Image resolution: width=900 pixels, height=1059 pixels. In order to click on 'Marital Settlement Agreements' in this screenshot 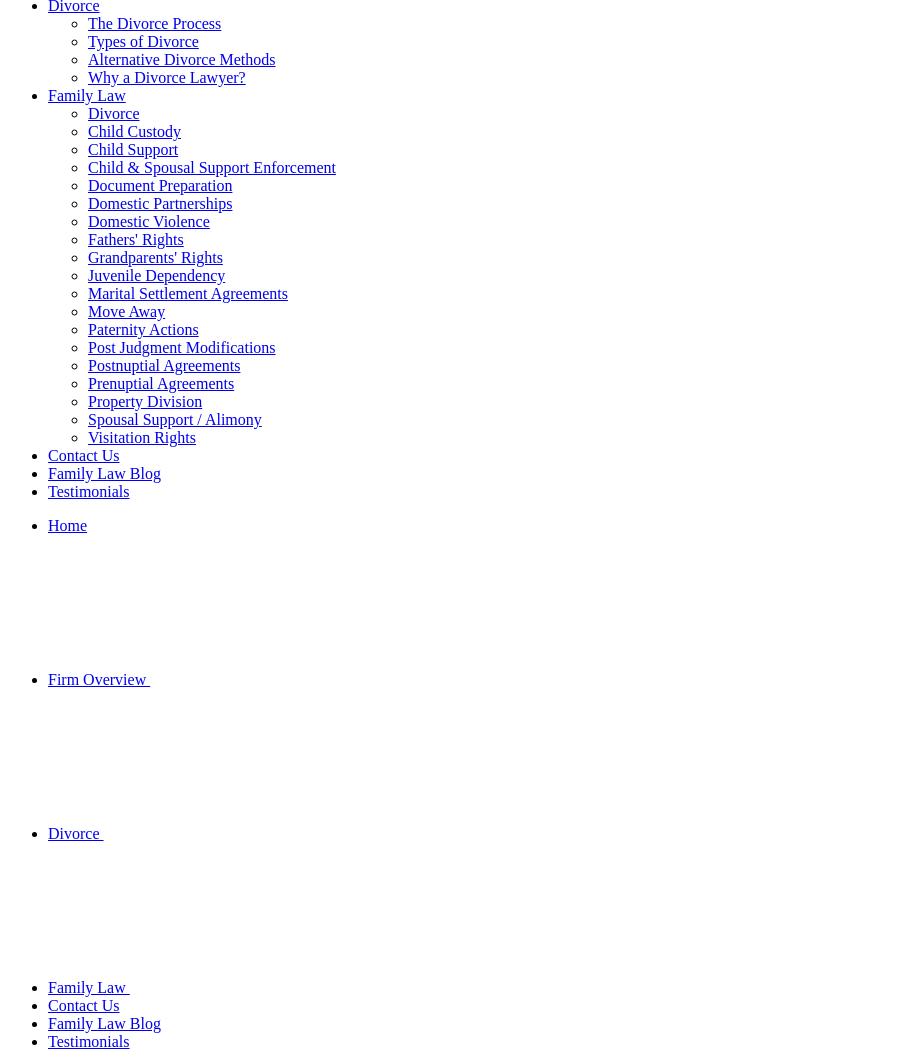, I will do `click(187, 293)`.